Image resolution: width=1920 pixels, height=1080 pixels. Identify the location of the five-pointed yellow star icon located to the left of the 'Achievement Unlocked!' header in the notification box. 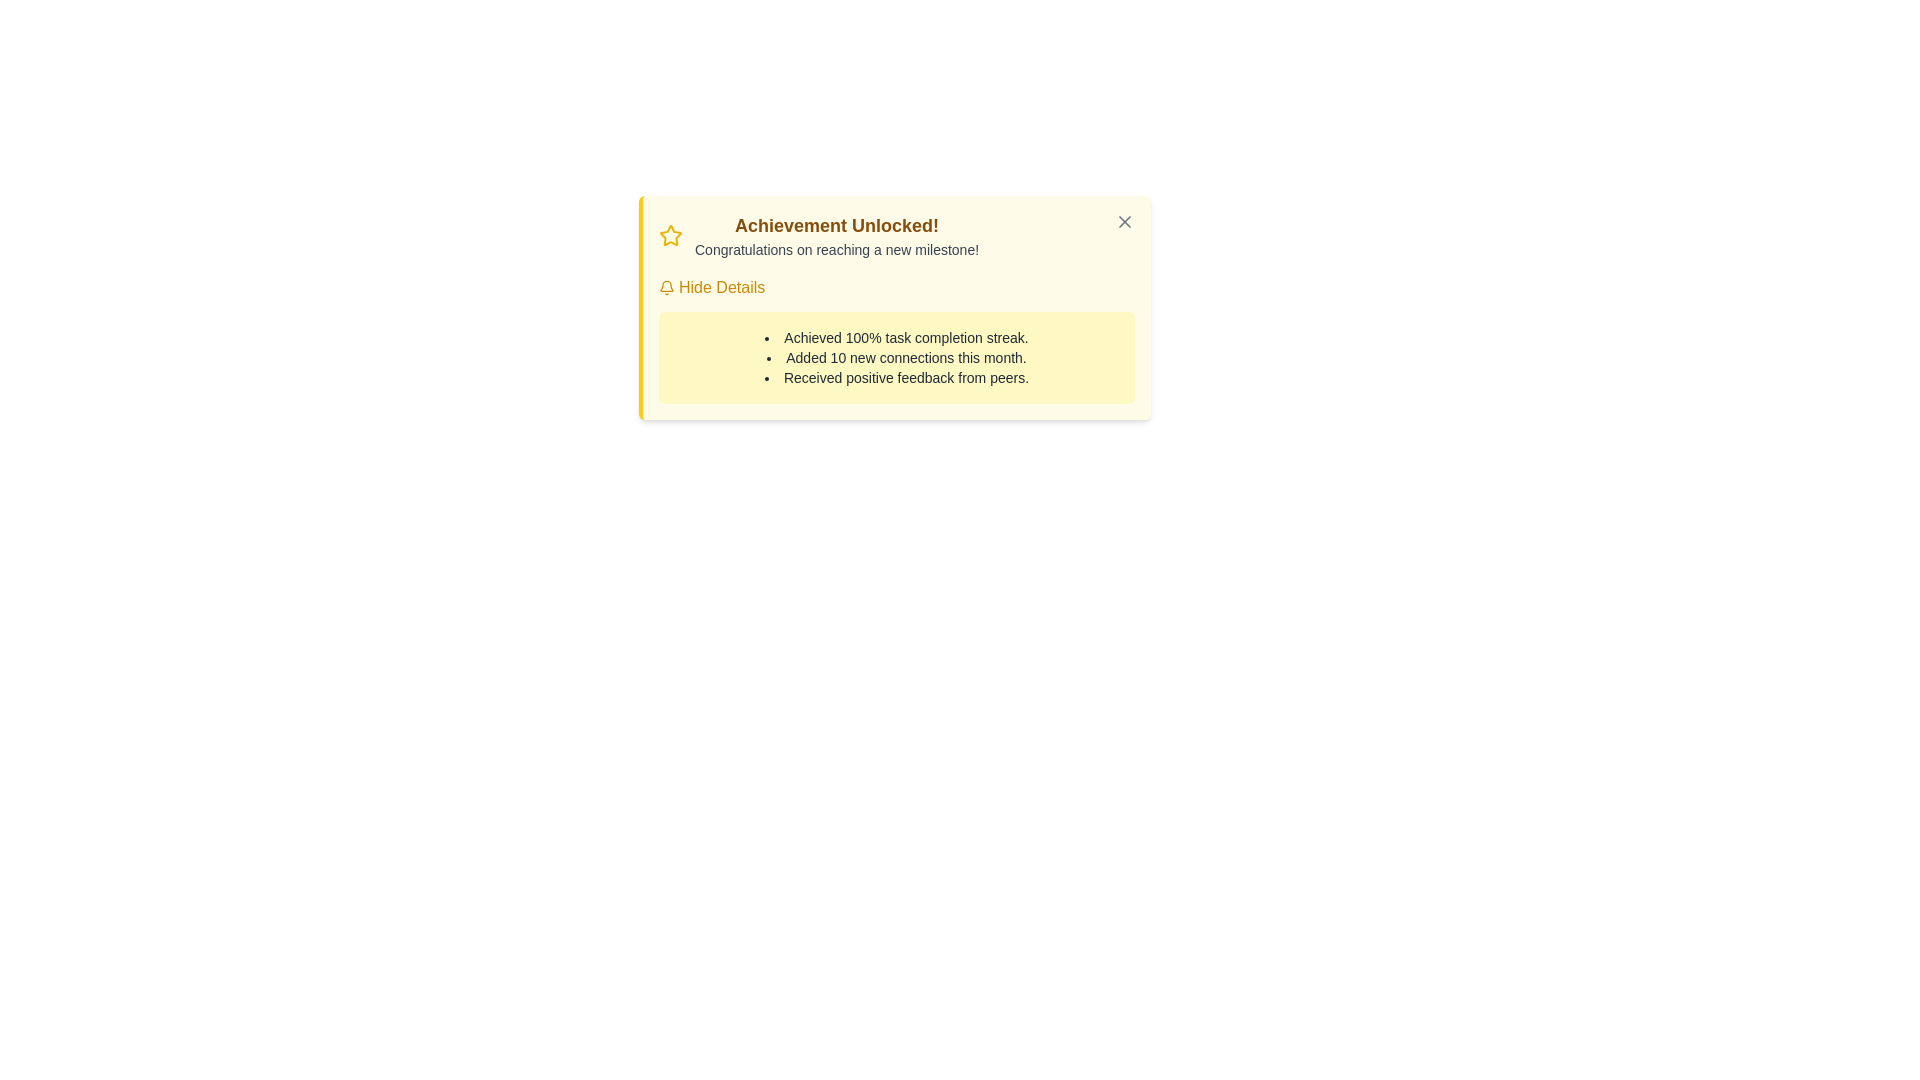
(671, 234).